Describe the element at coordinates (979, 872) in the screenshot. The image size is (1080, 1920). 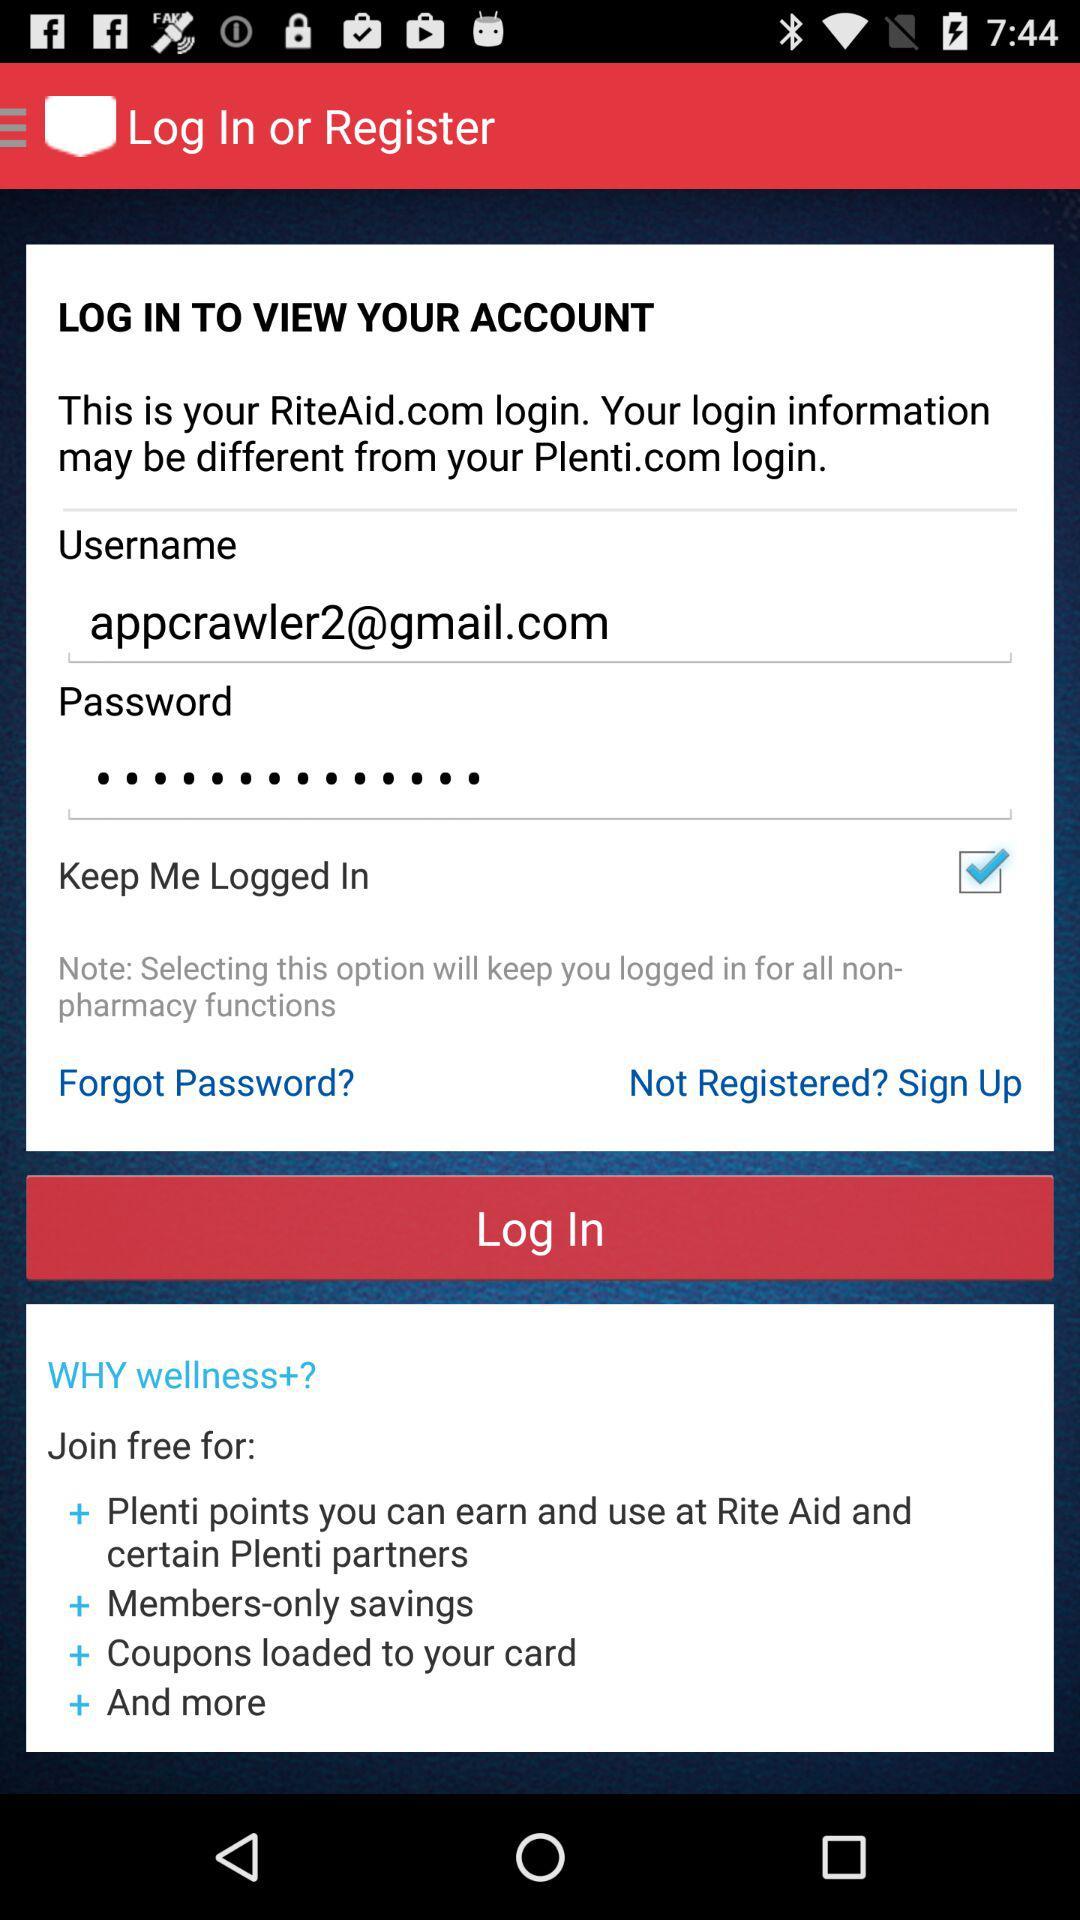
I see `the app next to the keep me logged` at that location.